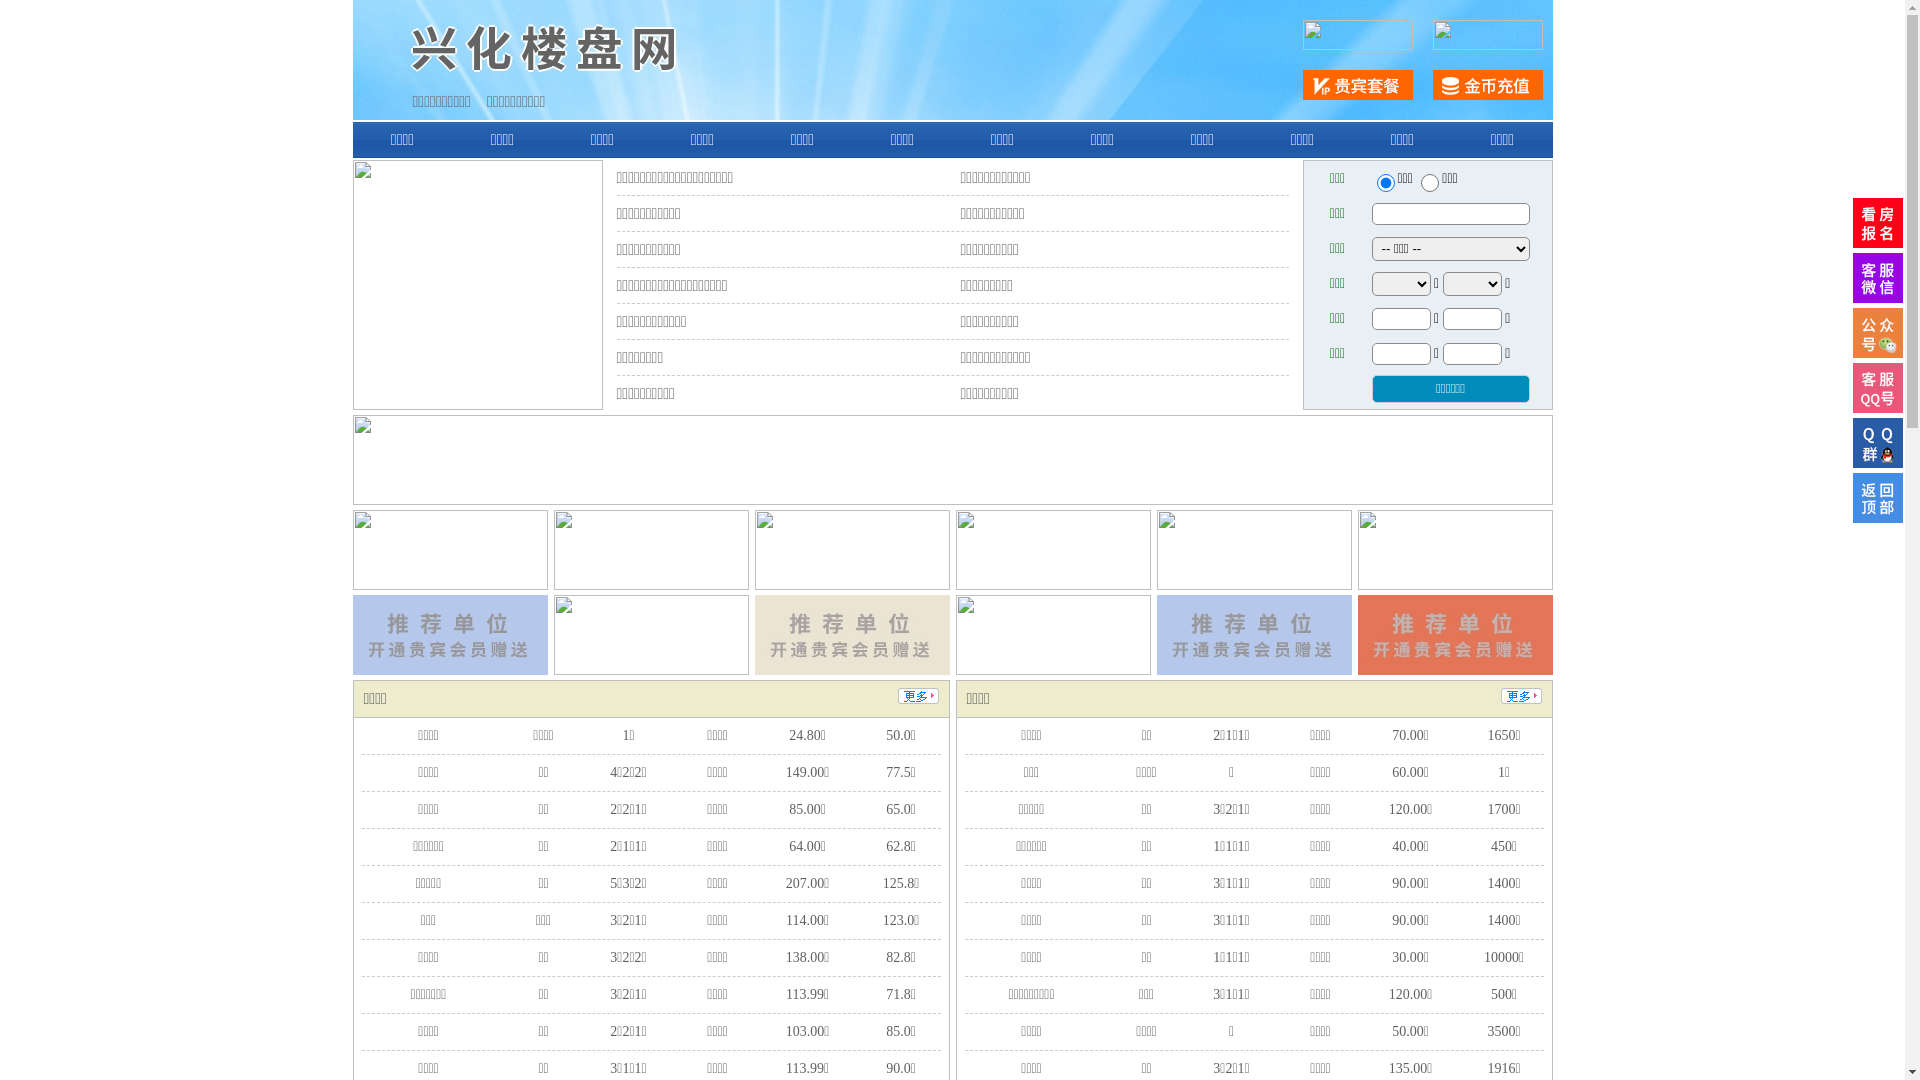  What do you see at coordinates (1429, 182) in the screenshot?
I see `'chuzu'` at bounding box center [1429, 182].